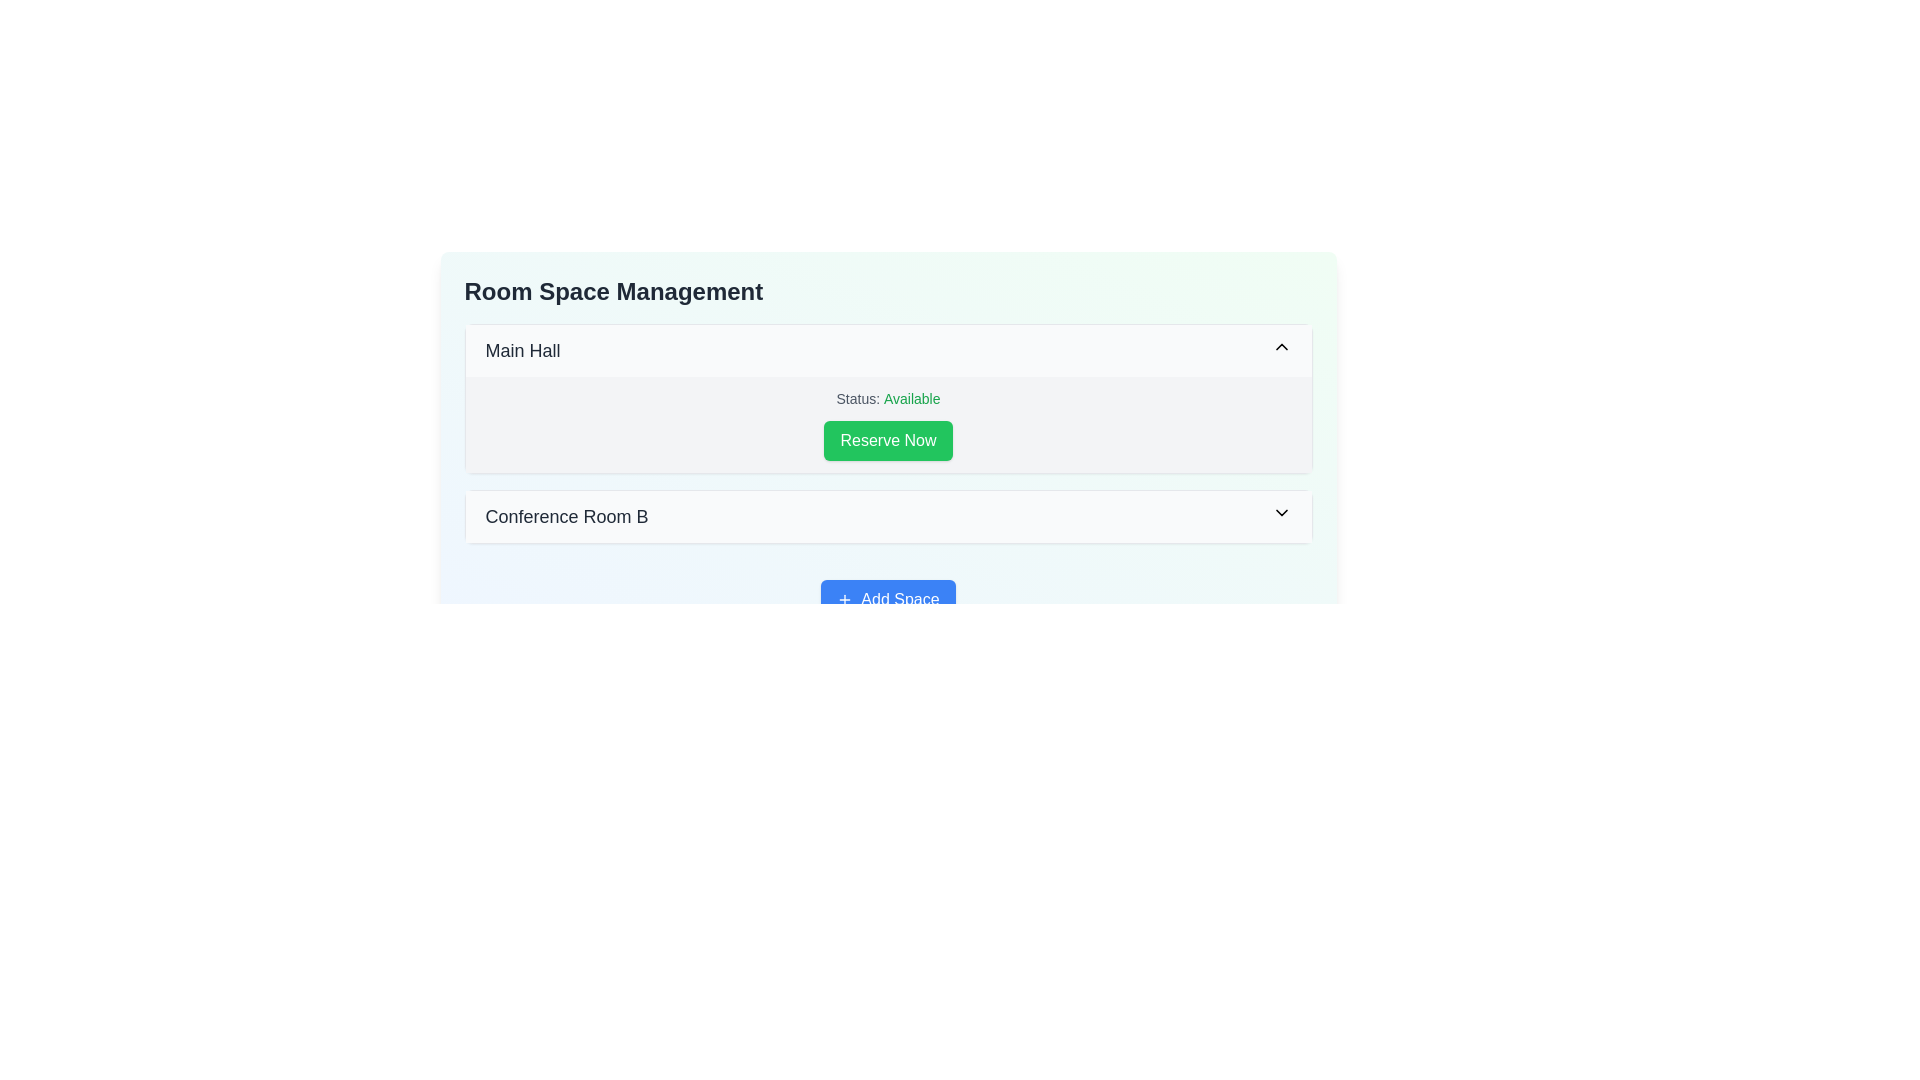 Image resolution: width=1920 pixels, height=1080 pixels. Describe the element at coordinates (887, 599) in the screenshot. I see `the 'Add New Space' button located beneath the 'Conference Room B' section` at that location.